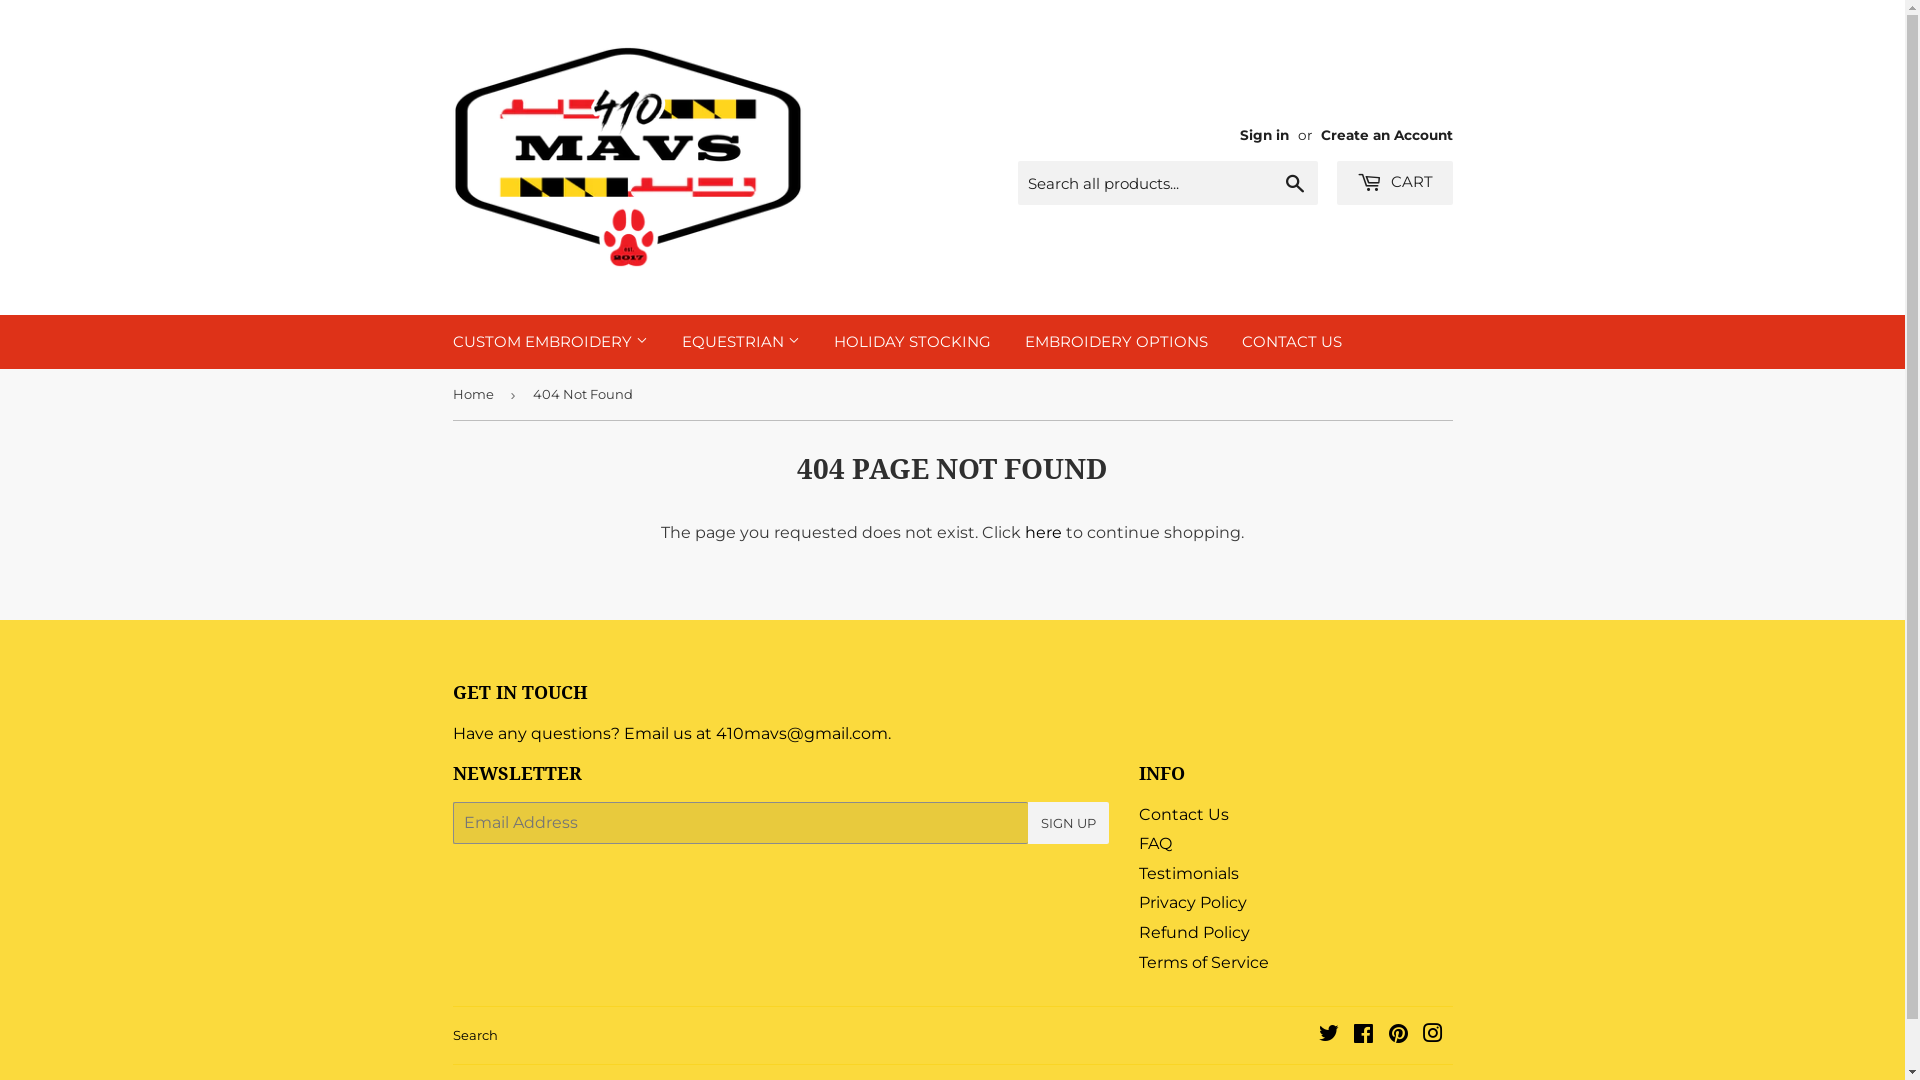  I want to click on 'HOLIDAY STOCKING', so click(910, 341).